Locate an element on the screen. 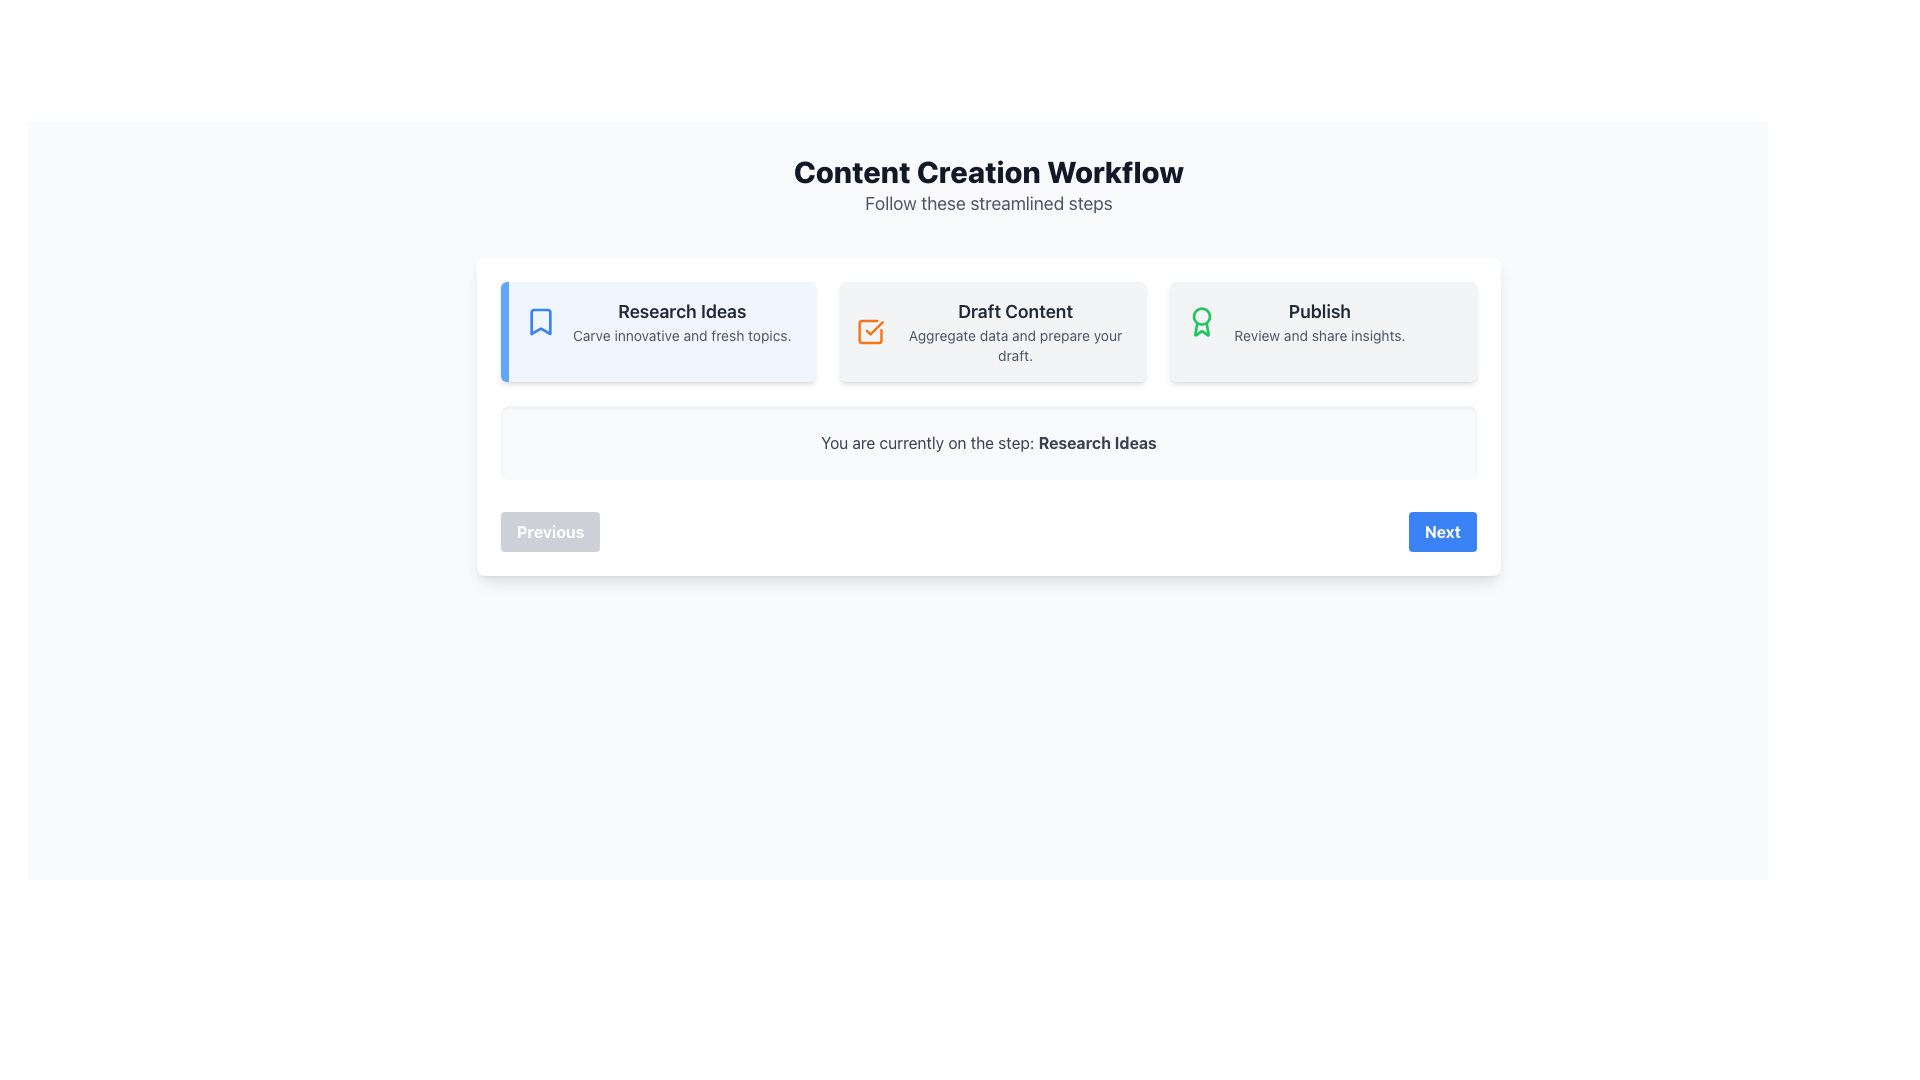 Image resolution: width=1920 pixels, height=1080 pixels. the text label reading 'Follow these streamlined steps,' which is a medium-sized light gray font positioned below the header 'Content Creation Workflow.' is located at coordinates (988, 204).